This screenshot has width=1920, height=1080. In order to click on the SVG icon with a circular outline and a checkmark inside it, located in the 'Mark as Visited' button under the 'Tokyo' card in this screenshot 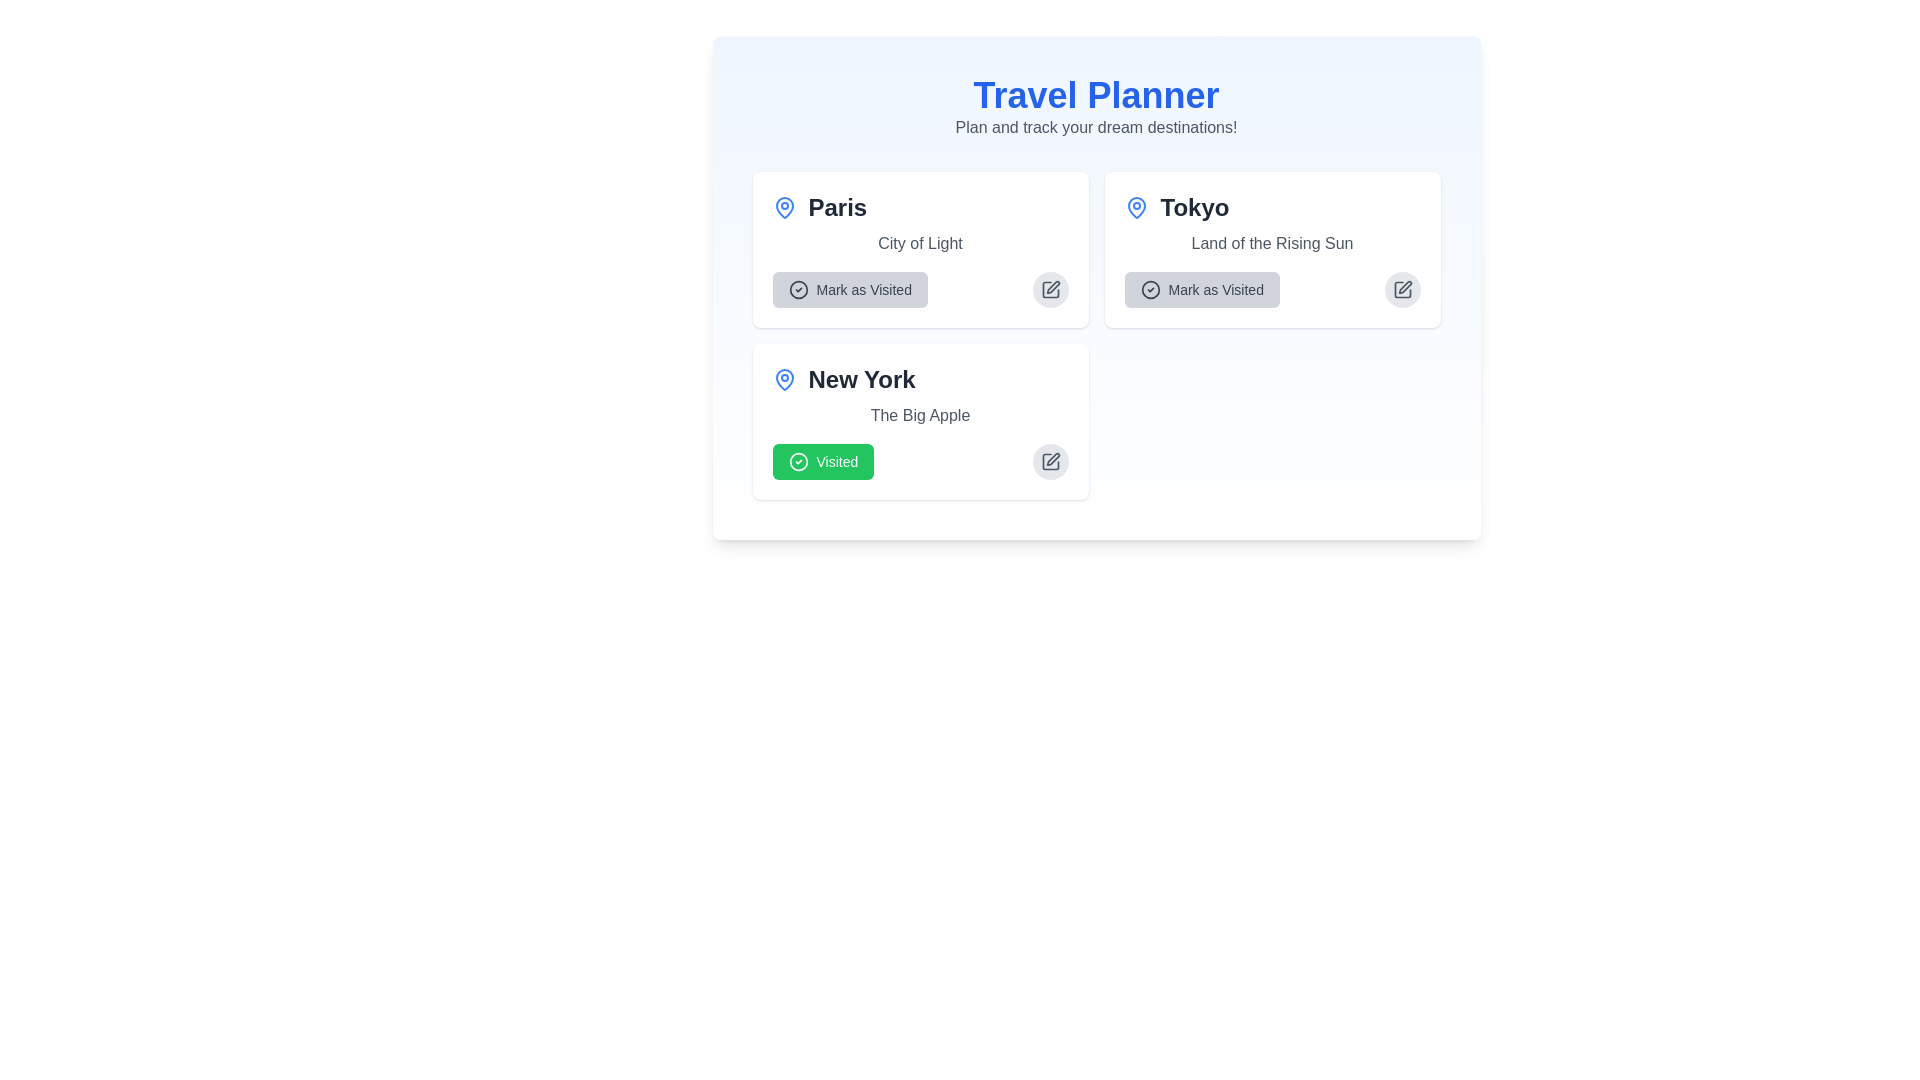, I will do `click(1150, 289)`.